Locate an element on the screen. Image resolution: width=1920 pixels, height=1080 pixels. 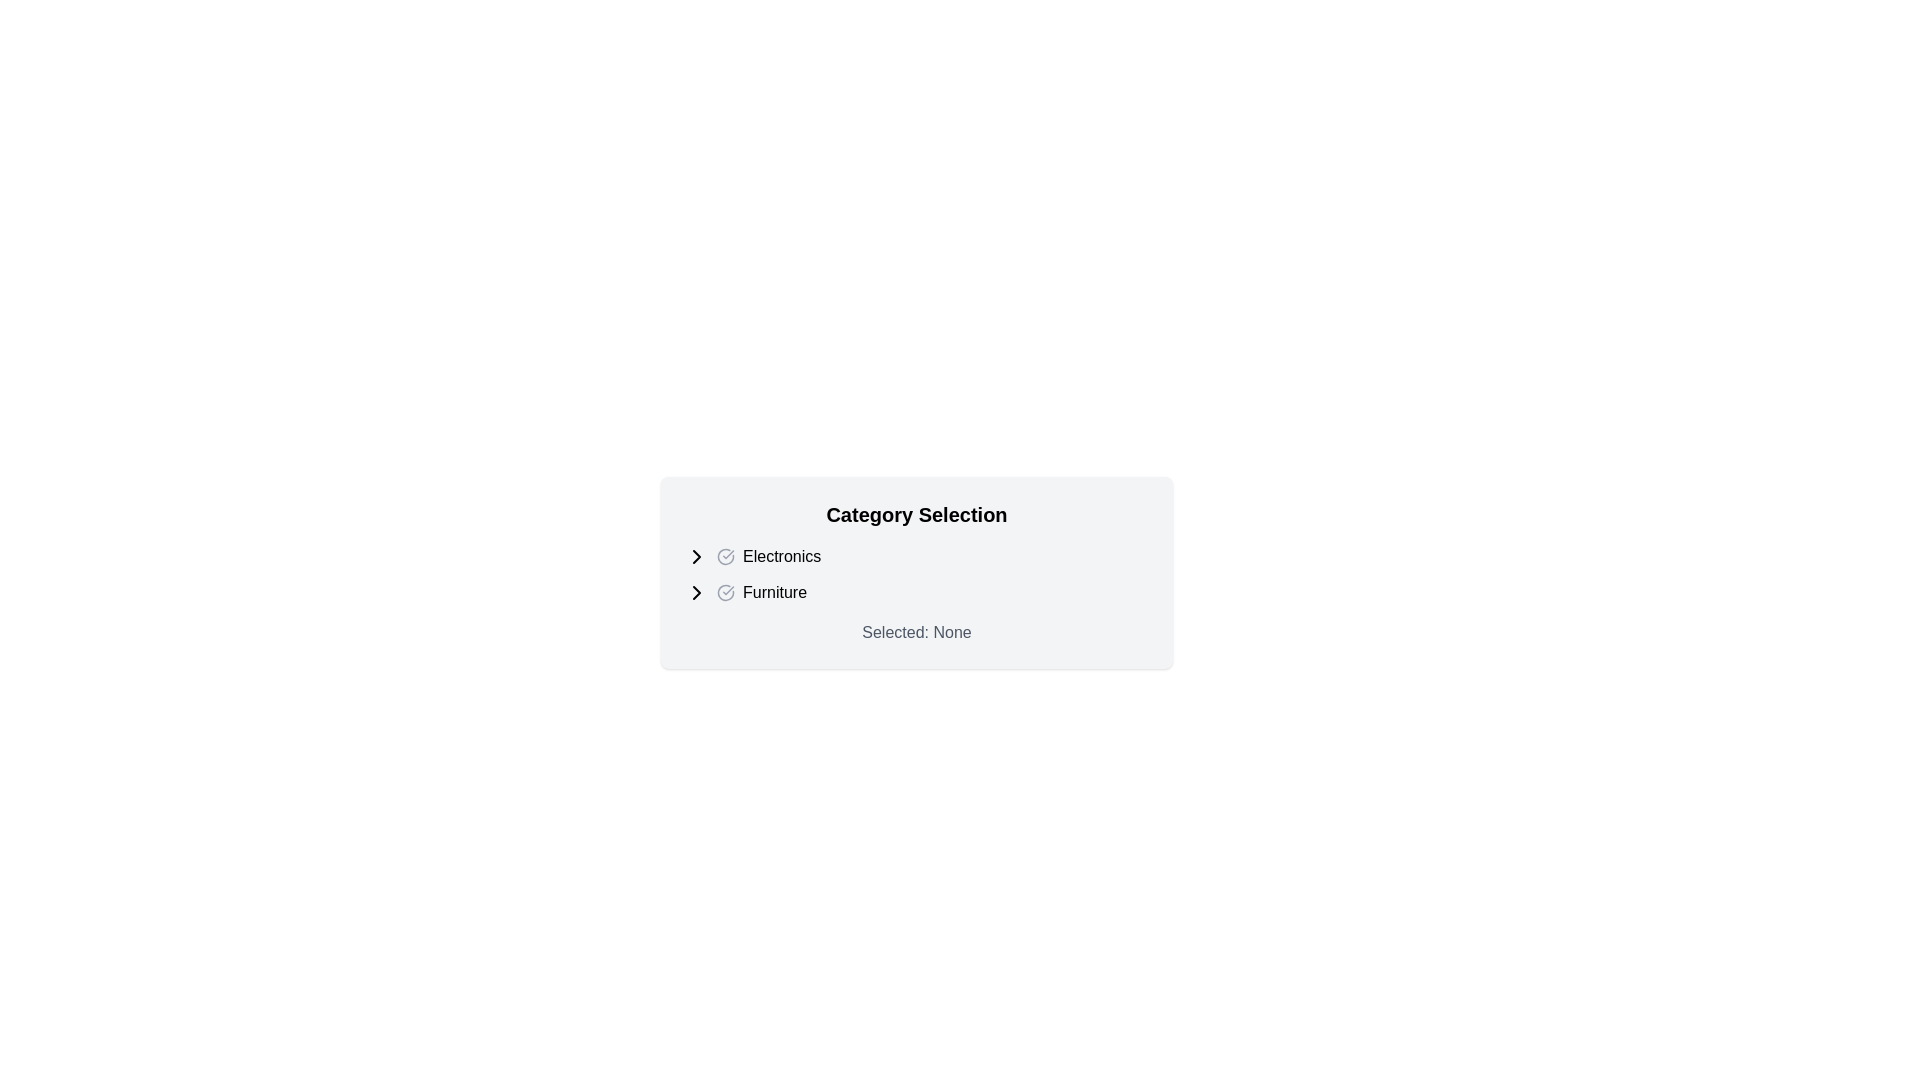
the right-pointing arrow icon with a black border, located to the left of the 'Furniture' label is located at coordinates (696, 592).